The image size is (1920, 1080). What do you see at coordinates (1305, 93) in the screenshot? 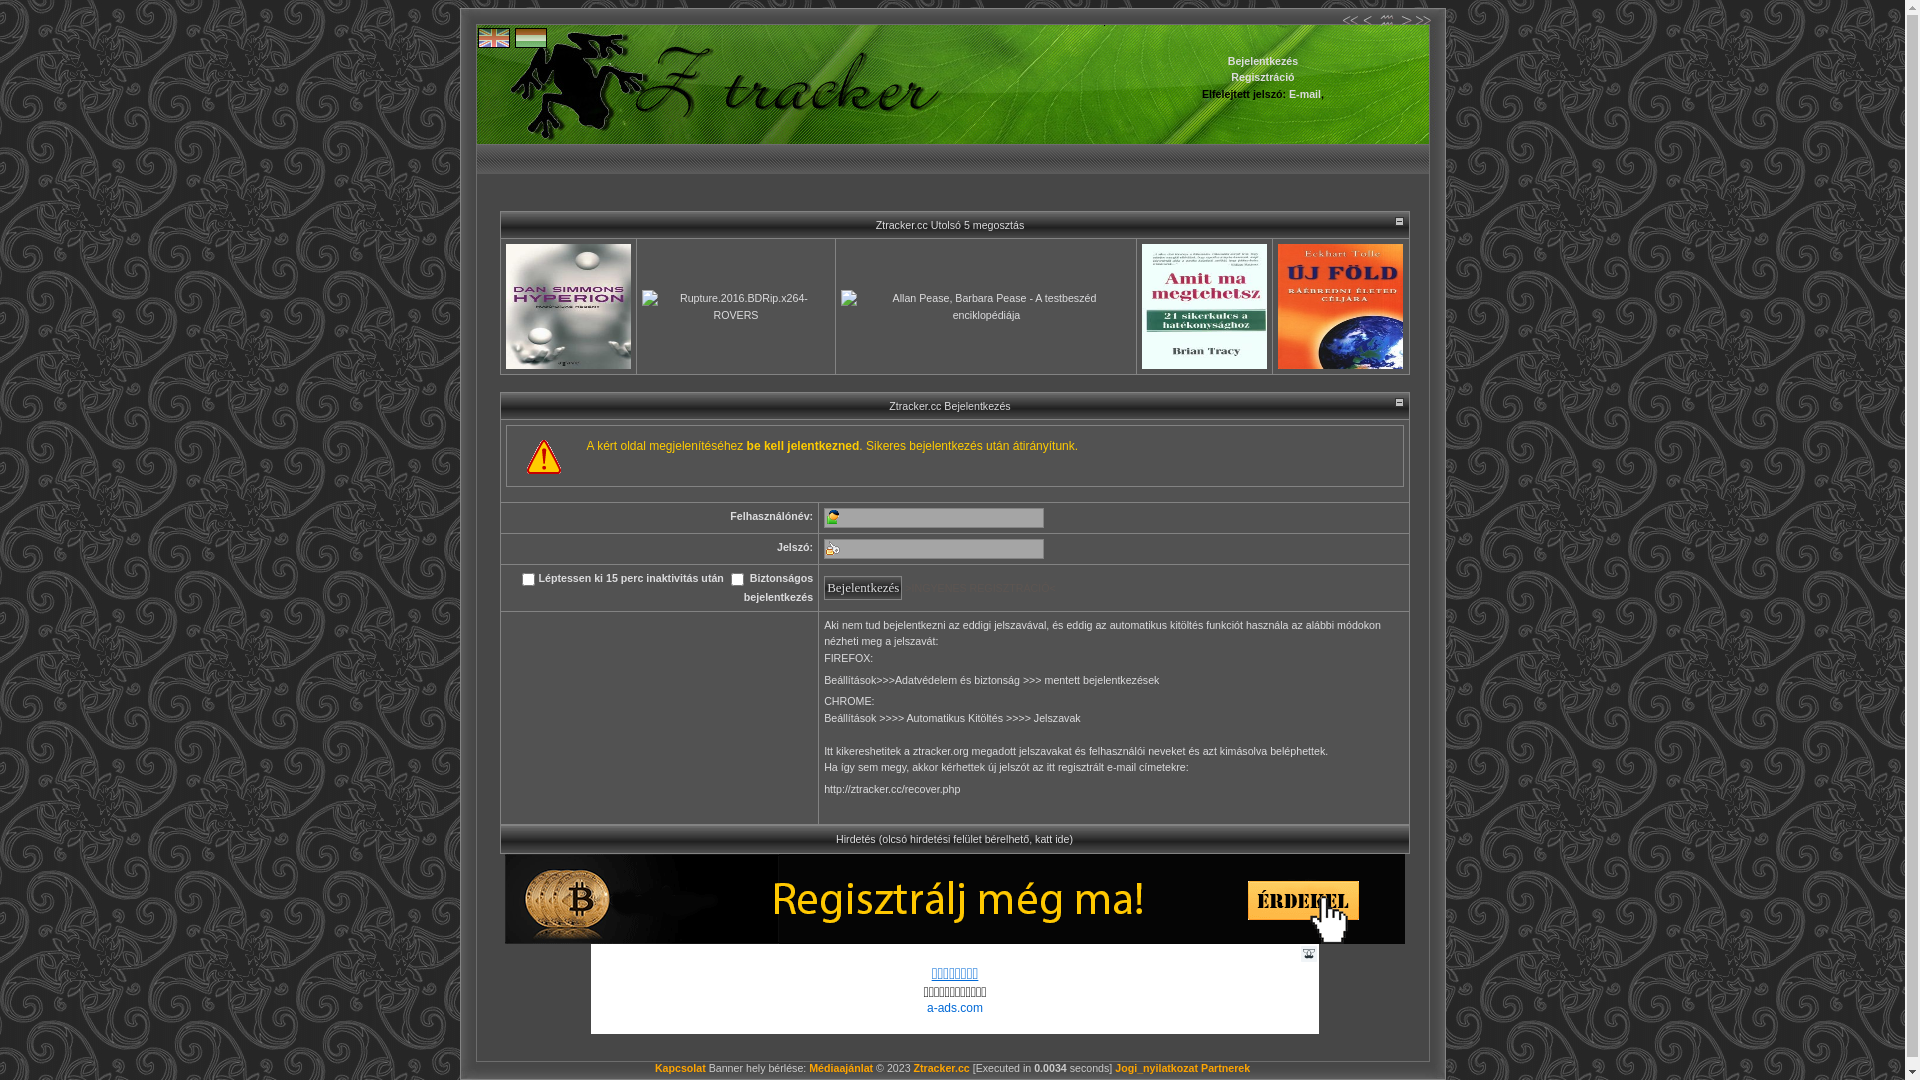
I see `'E-mail'` at bounding box center [1305, 93].